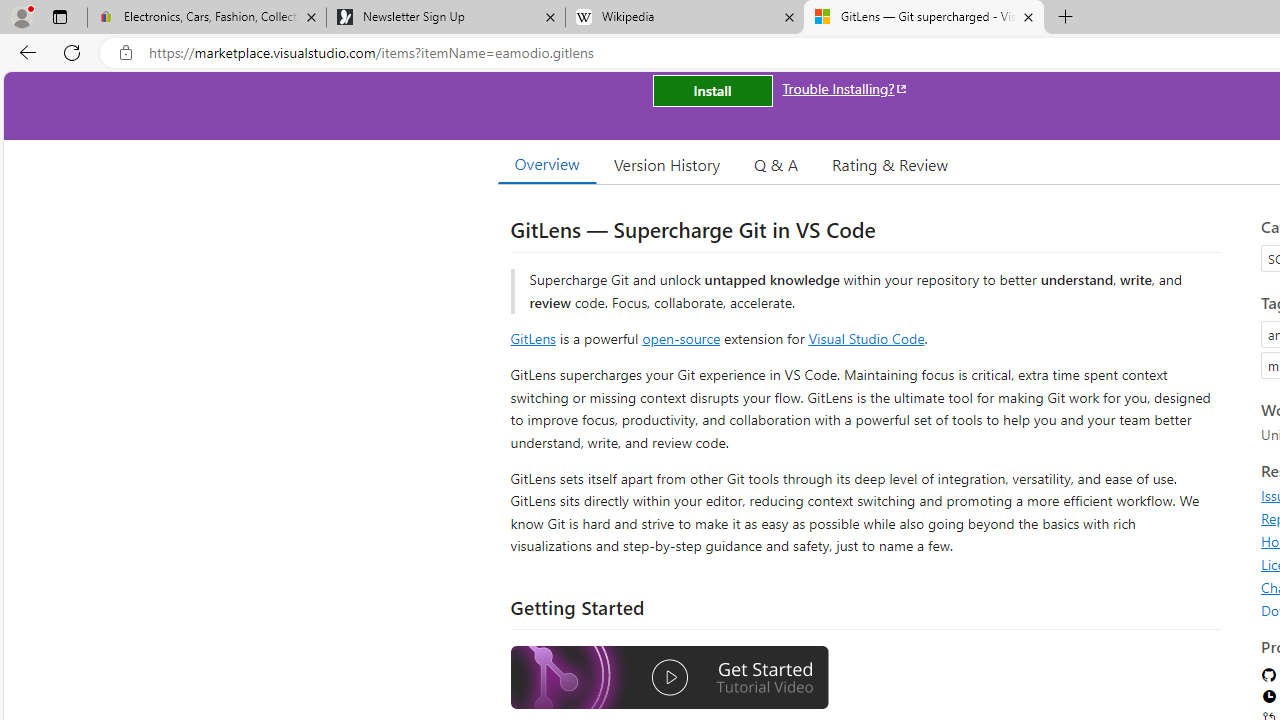 This screenshot has height=720, width=1280. What do you see at coordinates (546, 163) in the screenshot?
I see `'Overview'` at bounding box center [546, 163].